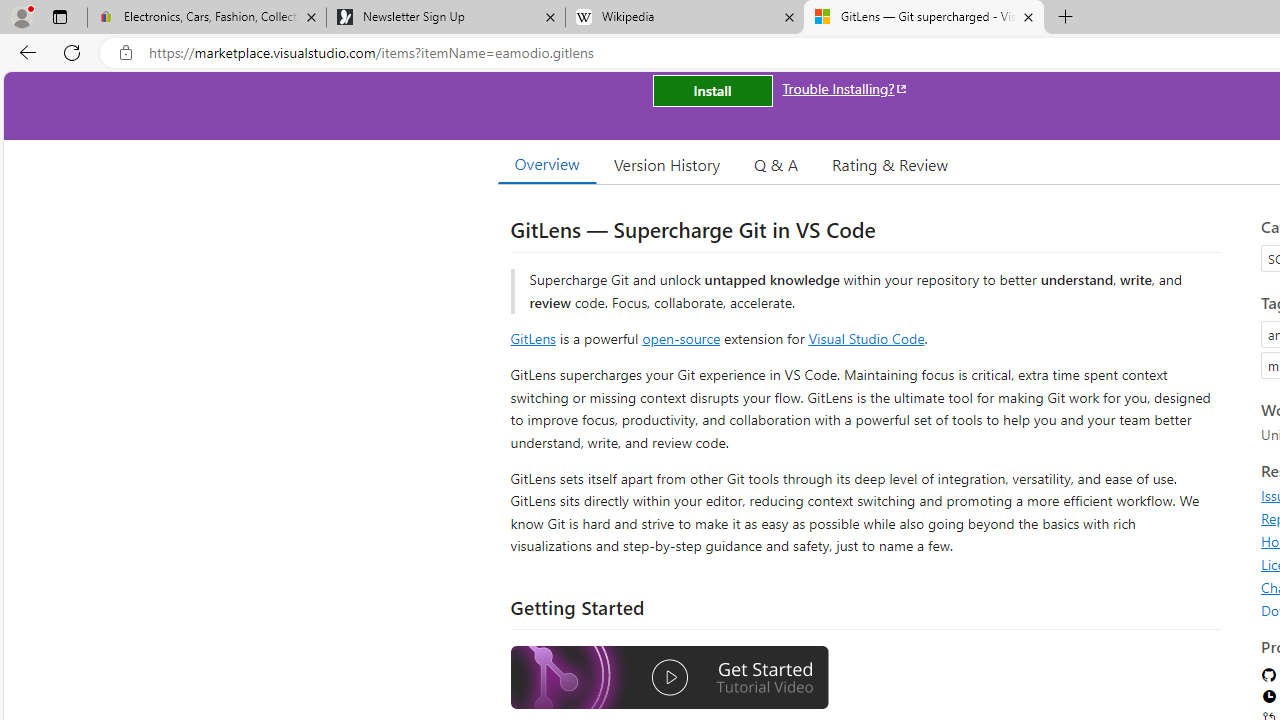 This screenshot has height=720, width=1280. What do you see at coordinates (546, 163) in the screenshot?
I see `'Overview'` at bounding box center [546, 163].